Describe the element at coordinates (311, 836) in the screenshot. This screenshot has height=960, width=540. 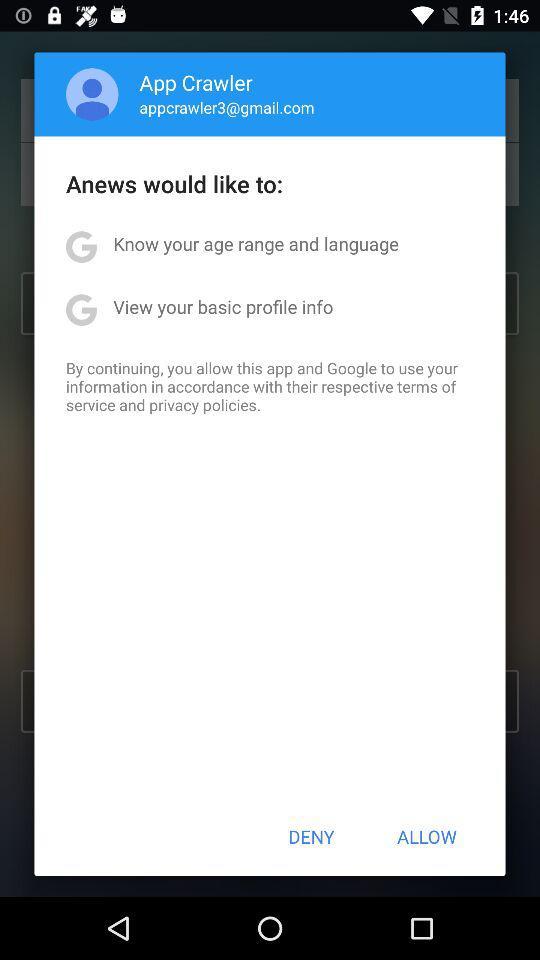
I see `the icon at the bottom` at that location.